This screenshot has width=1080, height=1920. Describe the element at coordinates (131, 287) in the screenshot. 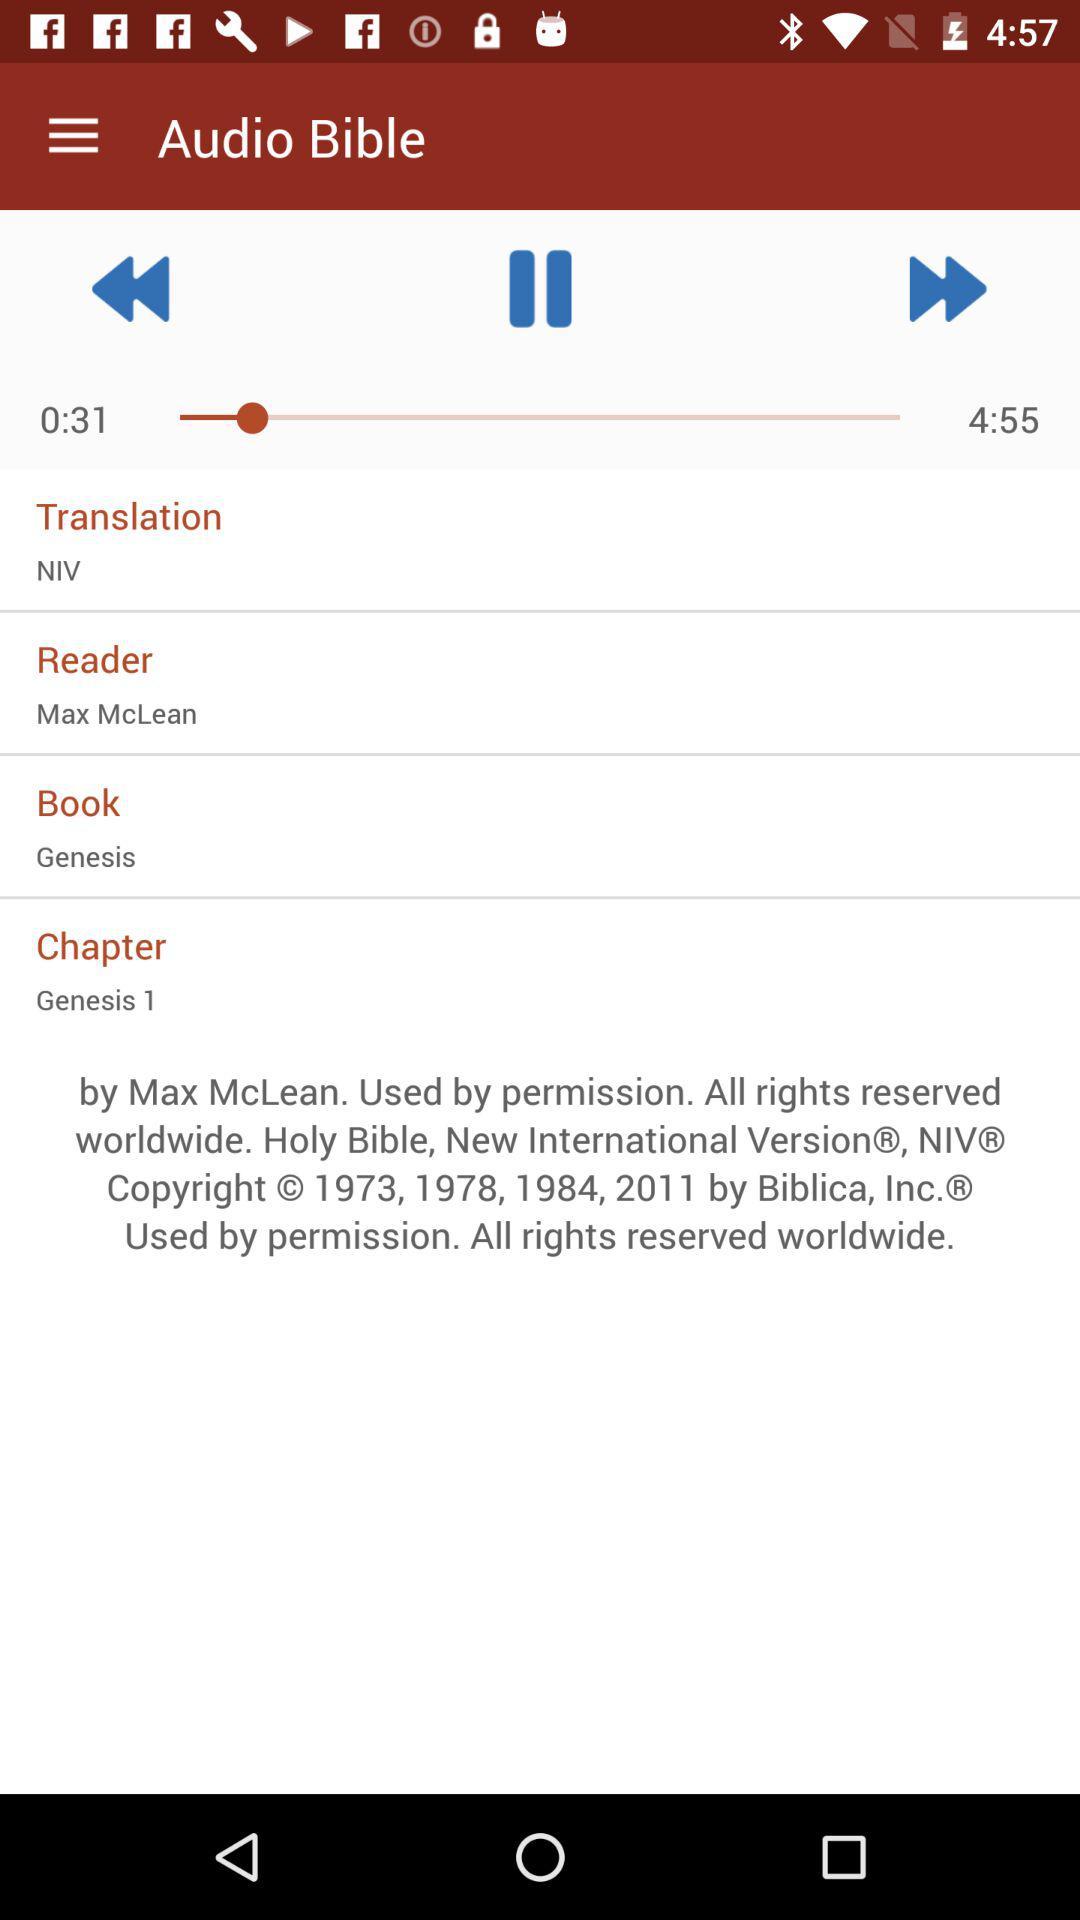

I see `the av_rewind icon` at that location.